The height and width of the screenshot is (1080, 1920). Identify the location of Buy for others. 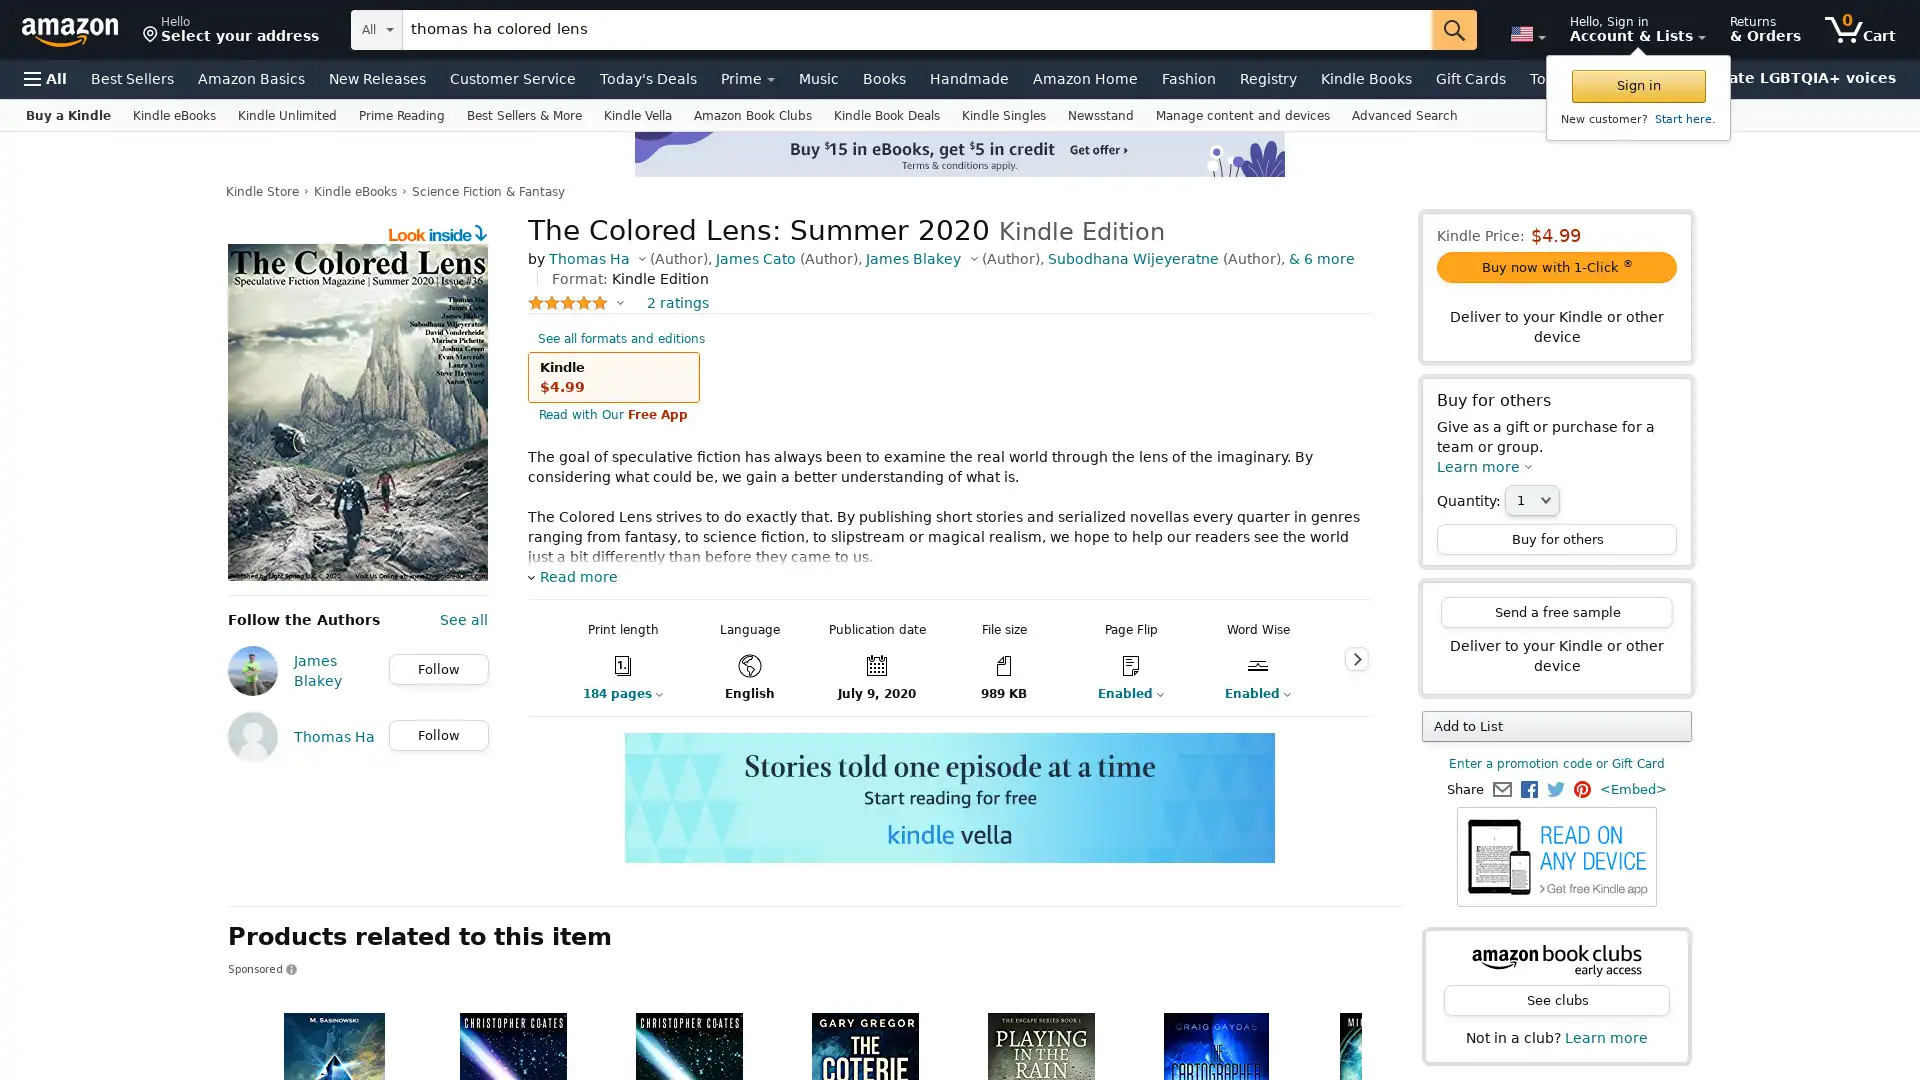
(1555, 538).